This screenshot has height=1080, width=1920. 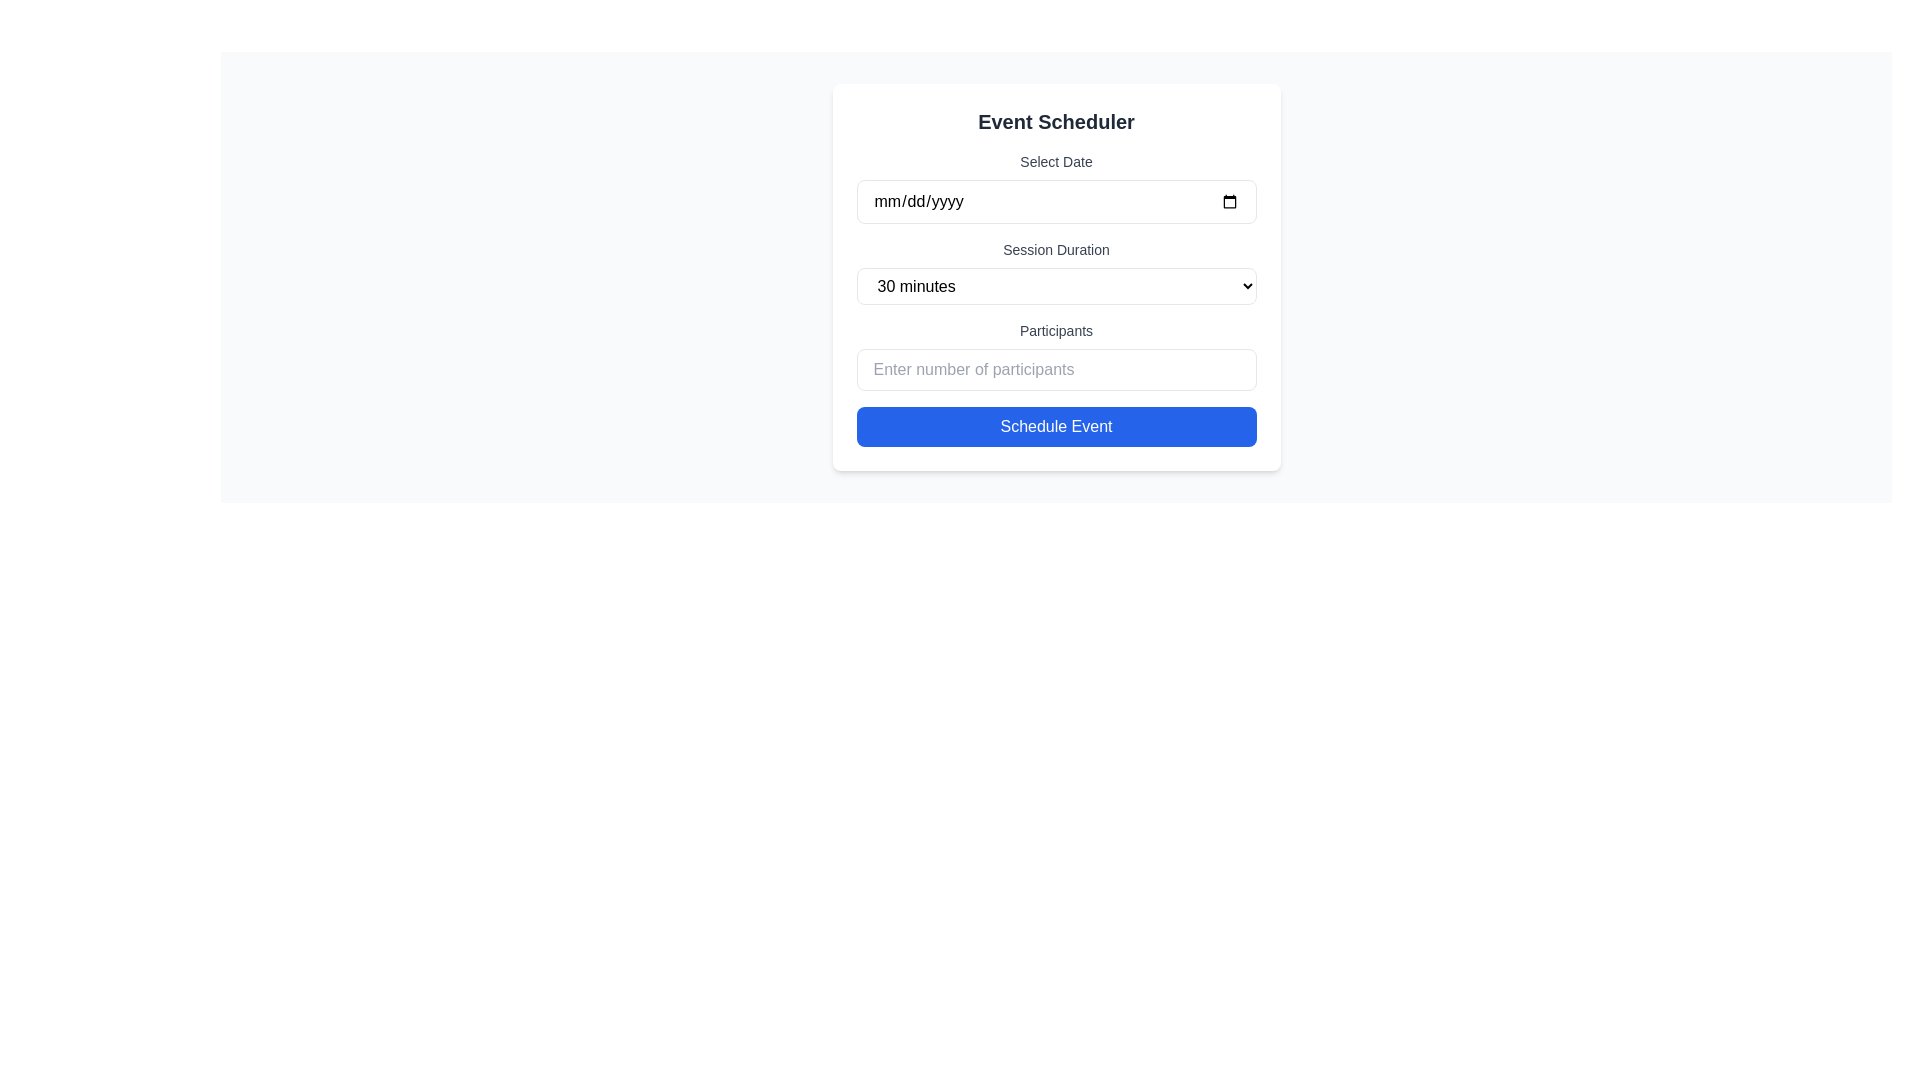 What do you see at coordinates (1055, 272) in the screenshot?
I see `the 'Session Duration' dropdown menu by pressing the tab key` at bounding box center [1055, 272].